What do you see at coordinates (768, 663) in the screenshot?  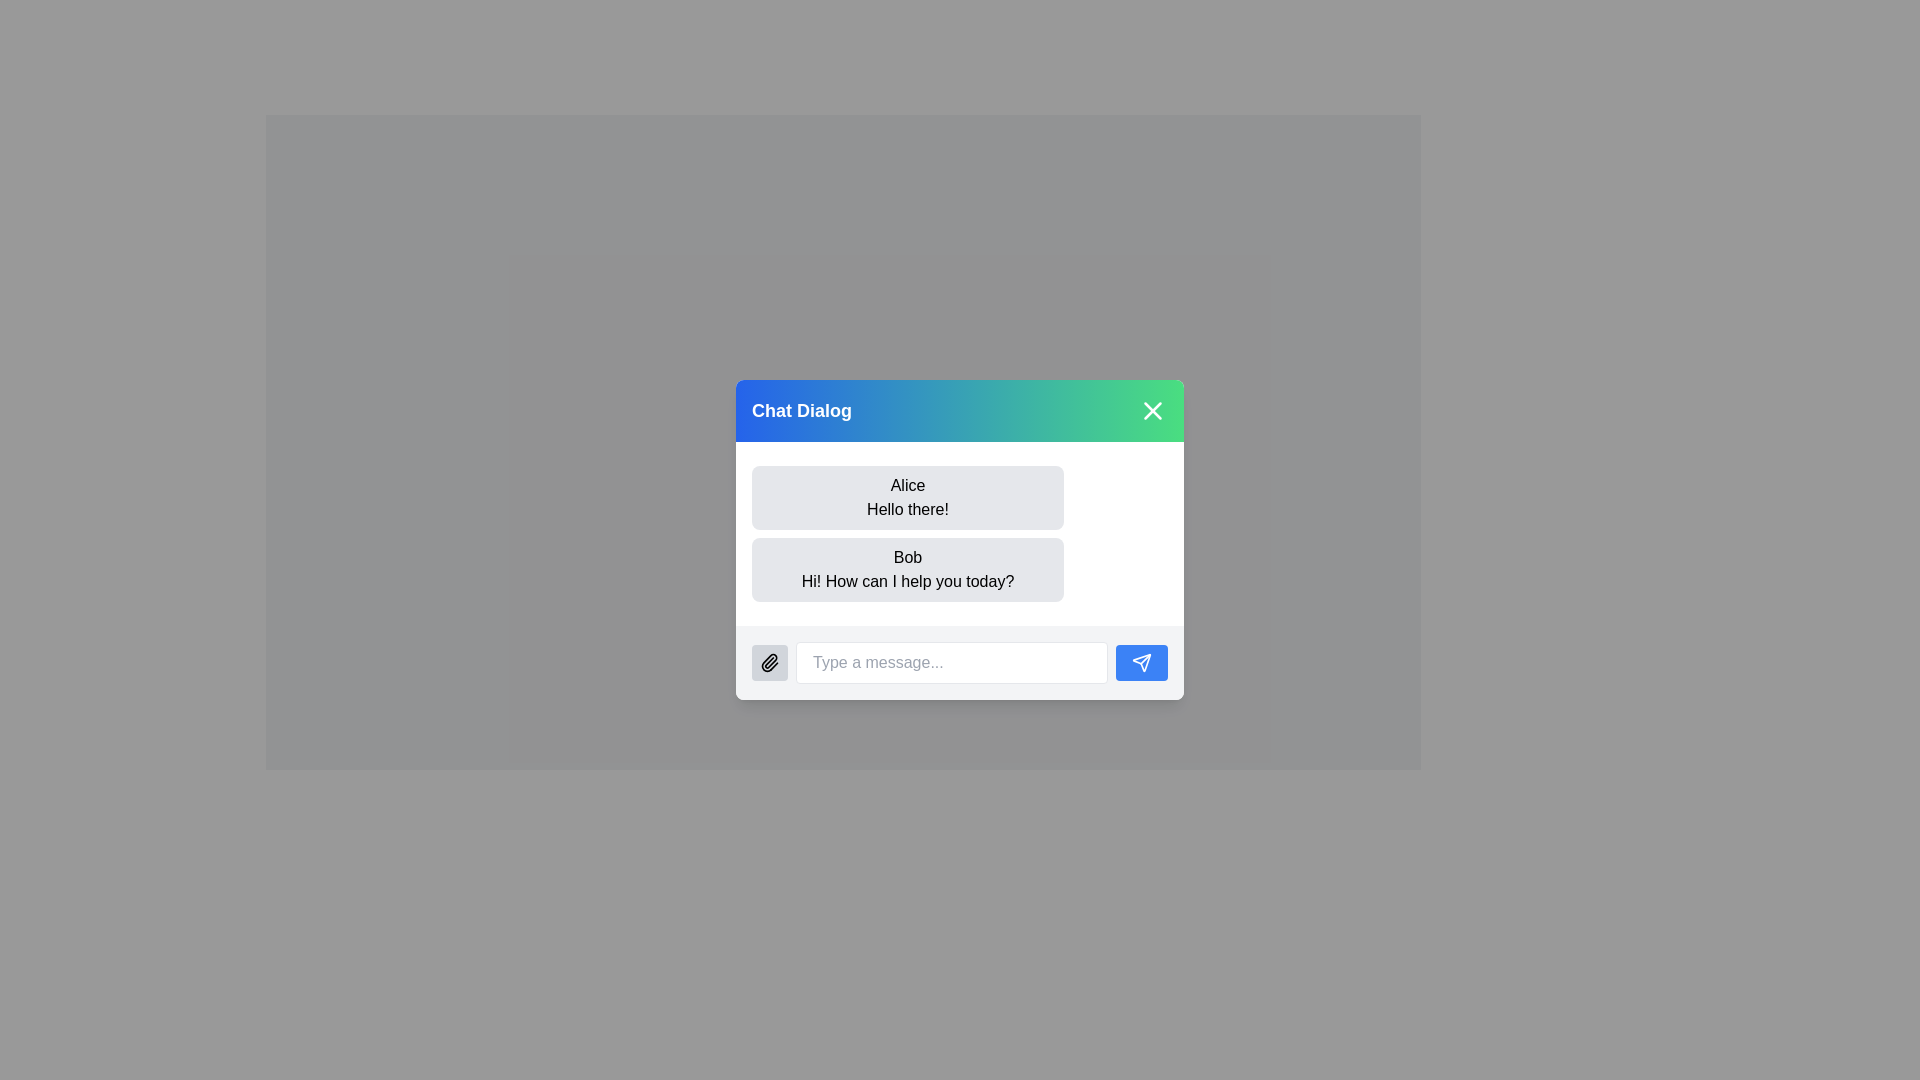 I see `the paperclip icon located at the bottom-left corner of the chat dialog box` at bounding box center [768, 663].